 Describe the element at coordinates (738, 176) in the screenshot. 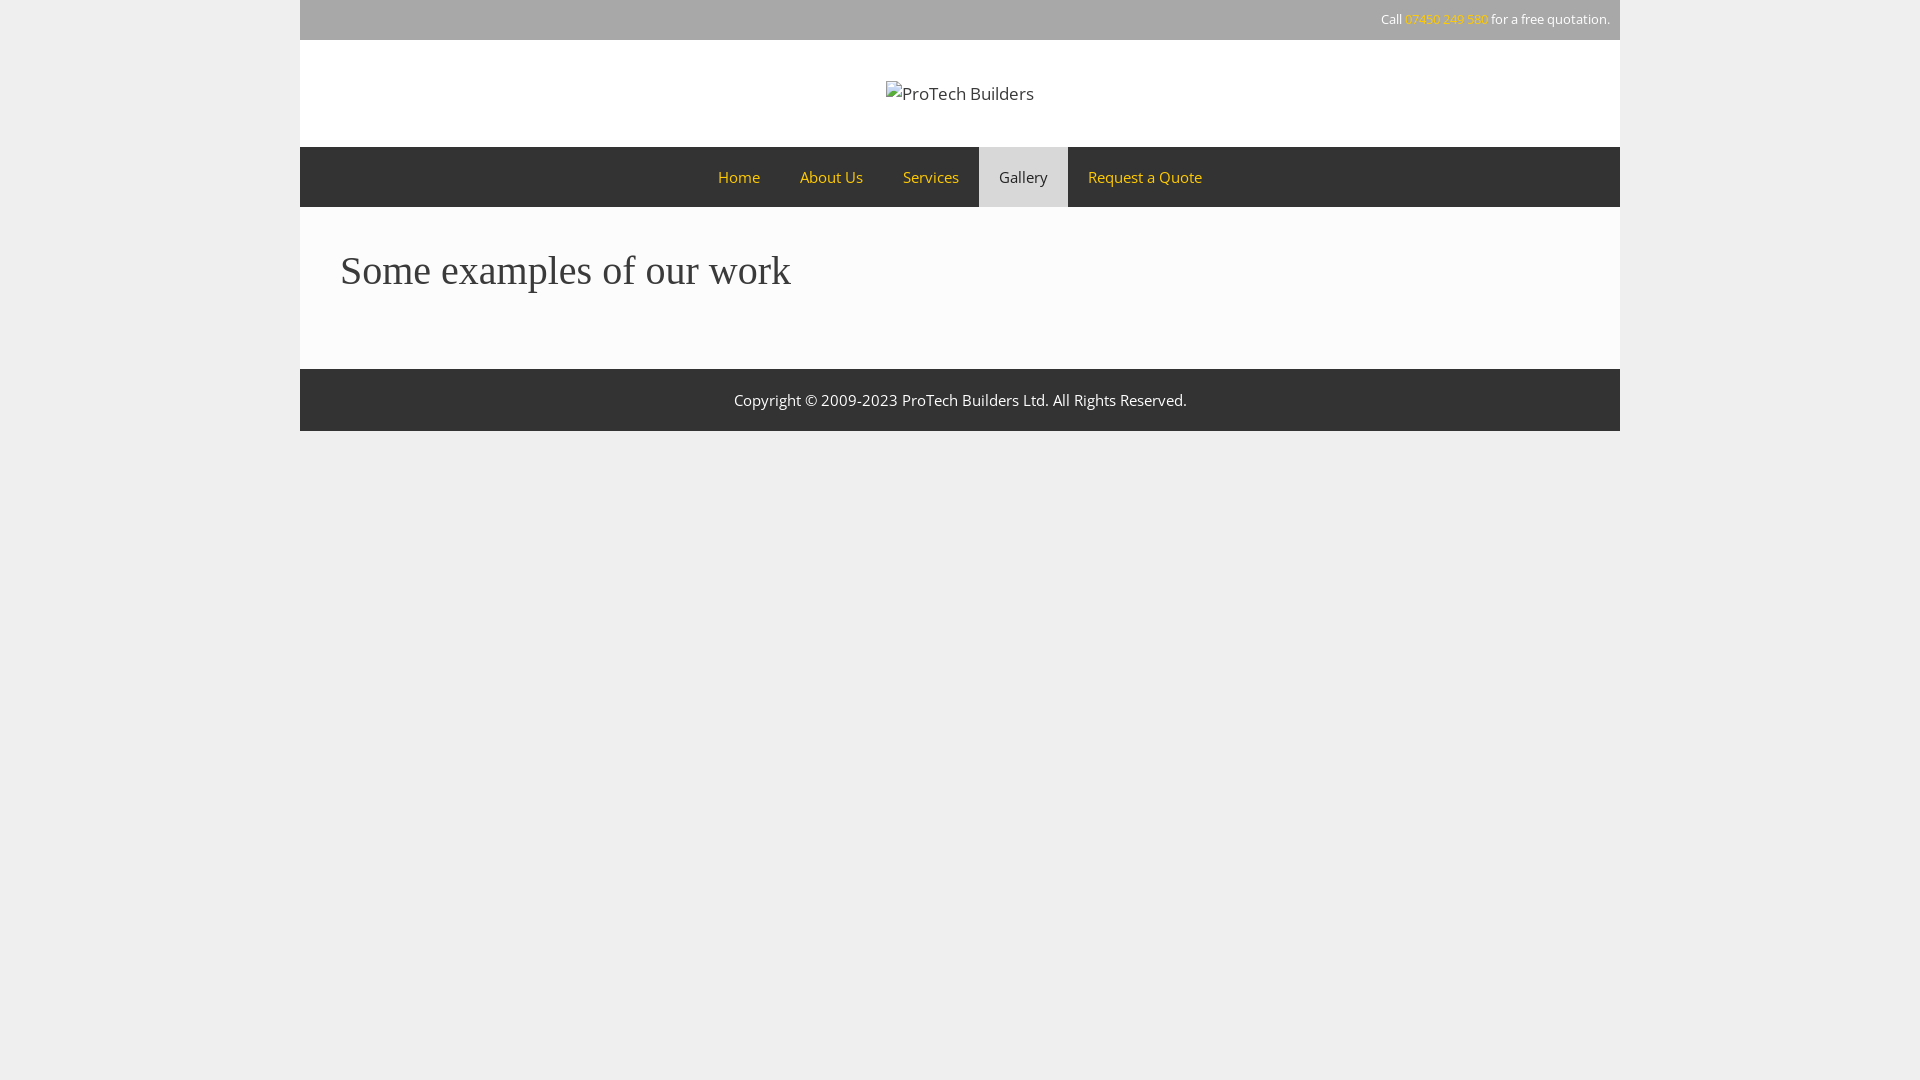

I see `'Home'` at that location.